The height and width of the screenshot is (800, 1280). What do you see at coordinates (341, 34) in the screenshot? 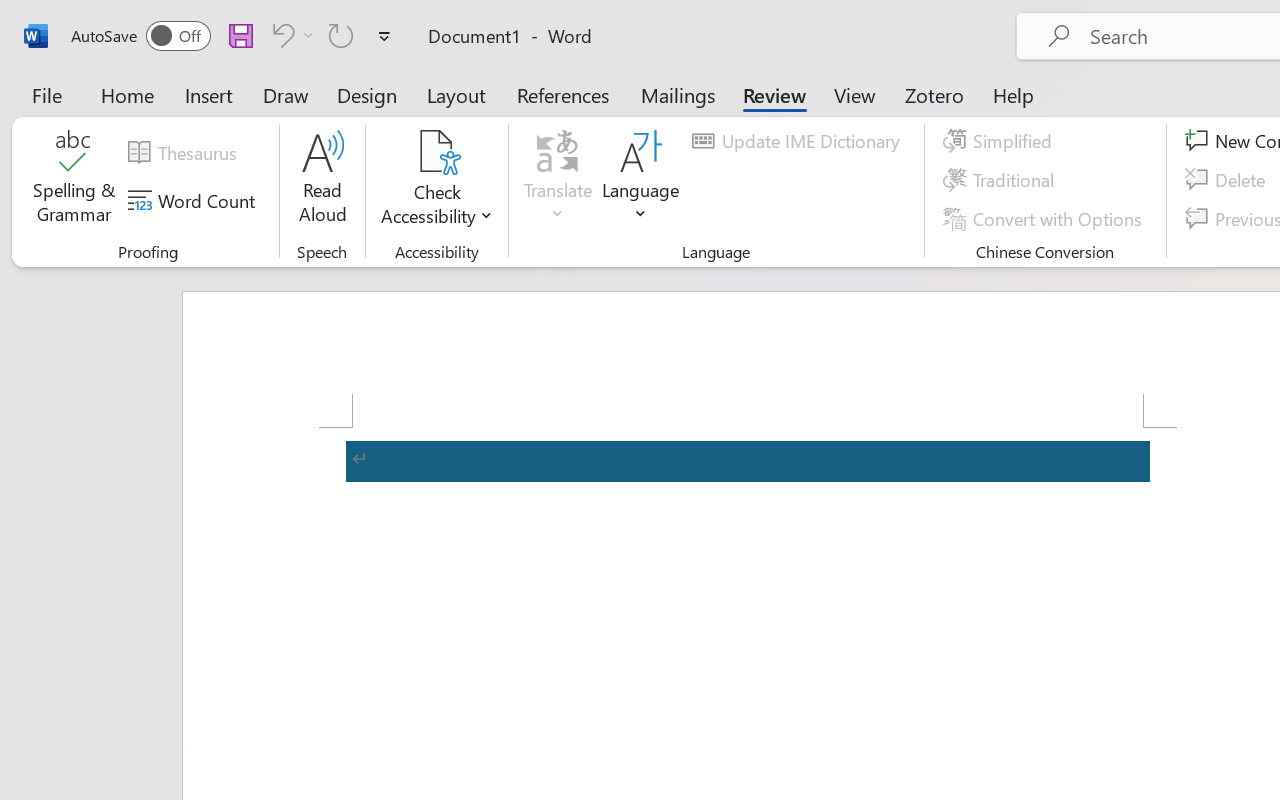
I see `'Repeat Accessibility Checker'` at bounding box center [341, 34].